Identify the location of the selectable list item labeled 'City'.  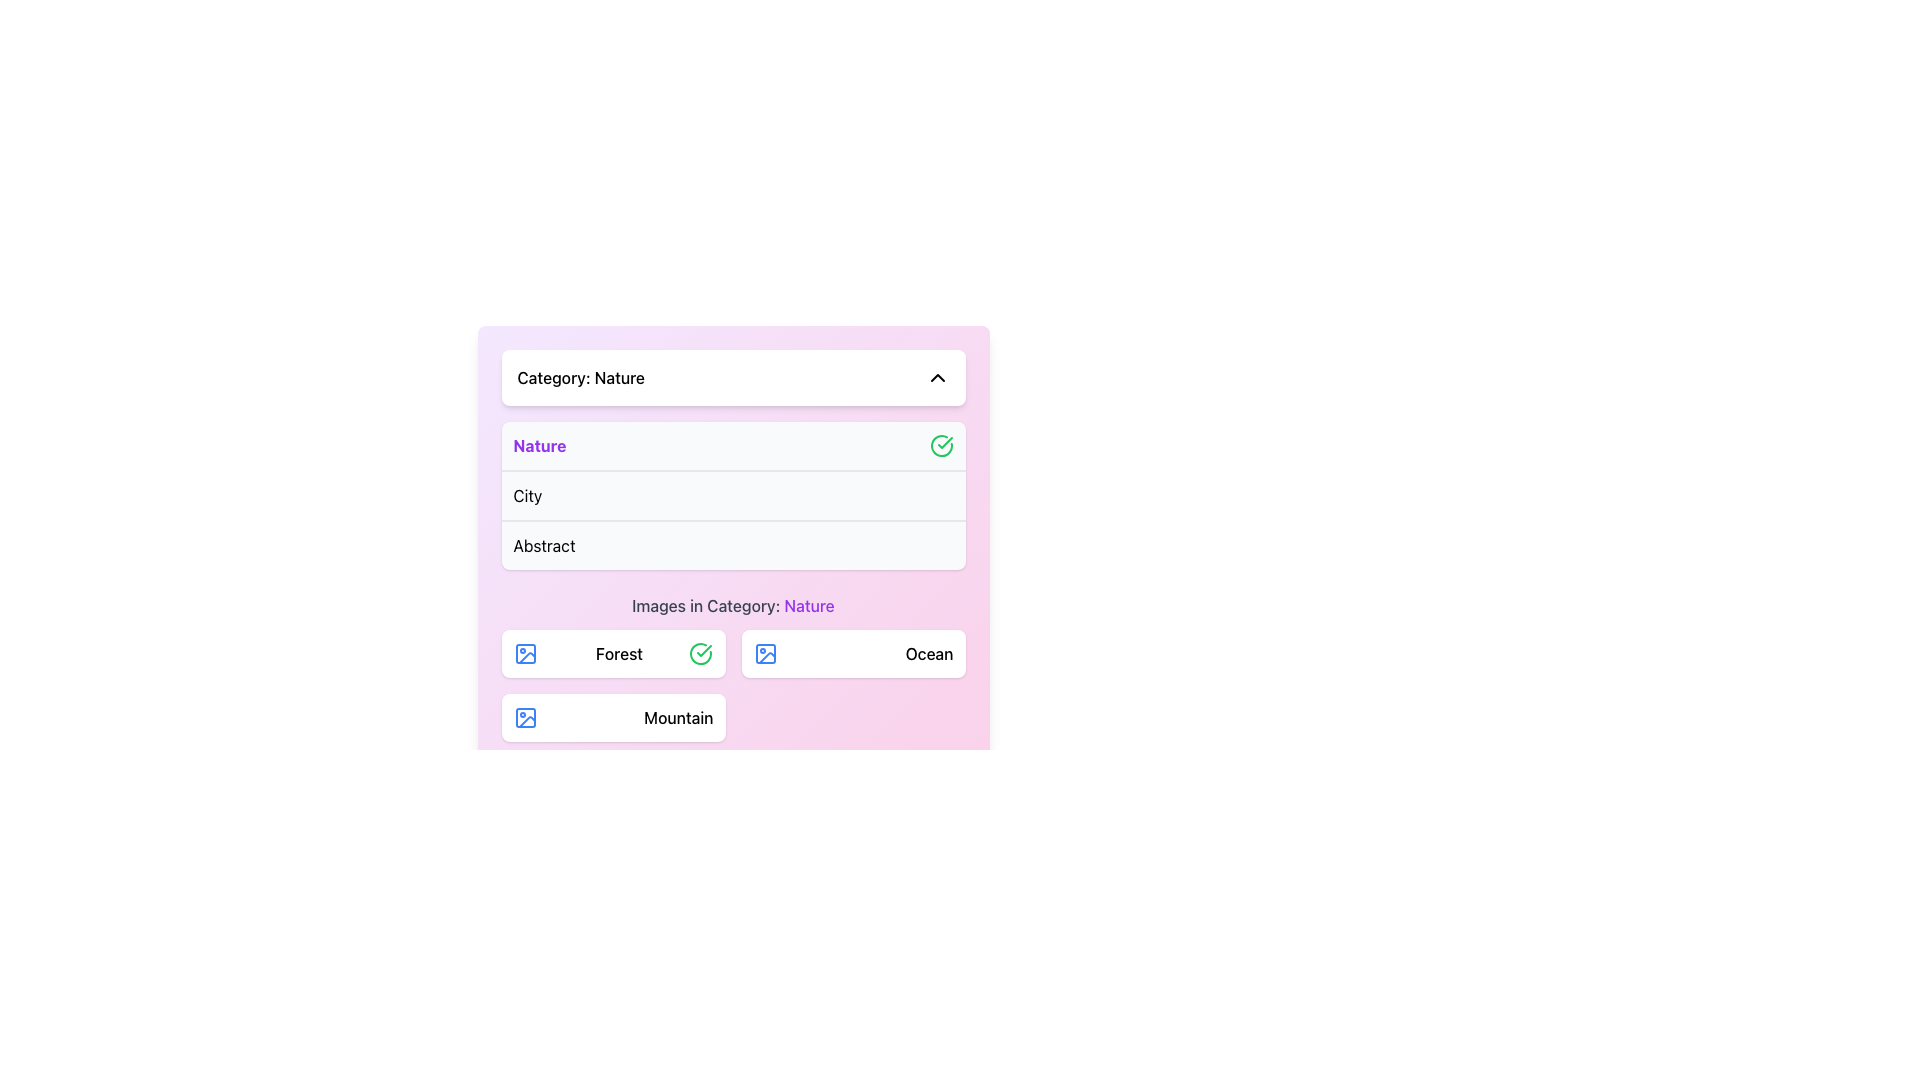
(732, 494).